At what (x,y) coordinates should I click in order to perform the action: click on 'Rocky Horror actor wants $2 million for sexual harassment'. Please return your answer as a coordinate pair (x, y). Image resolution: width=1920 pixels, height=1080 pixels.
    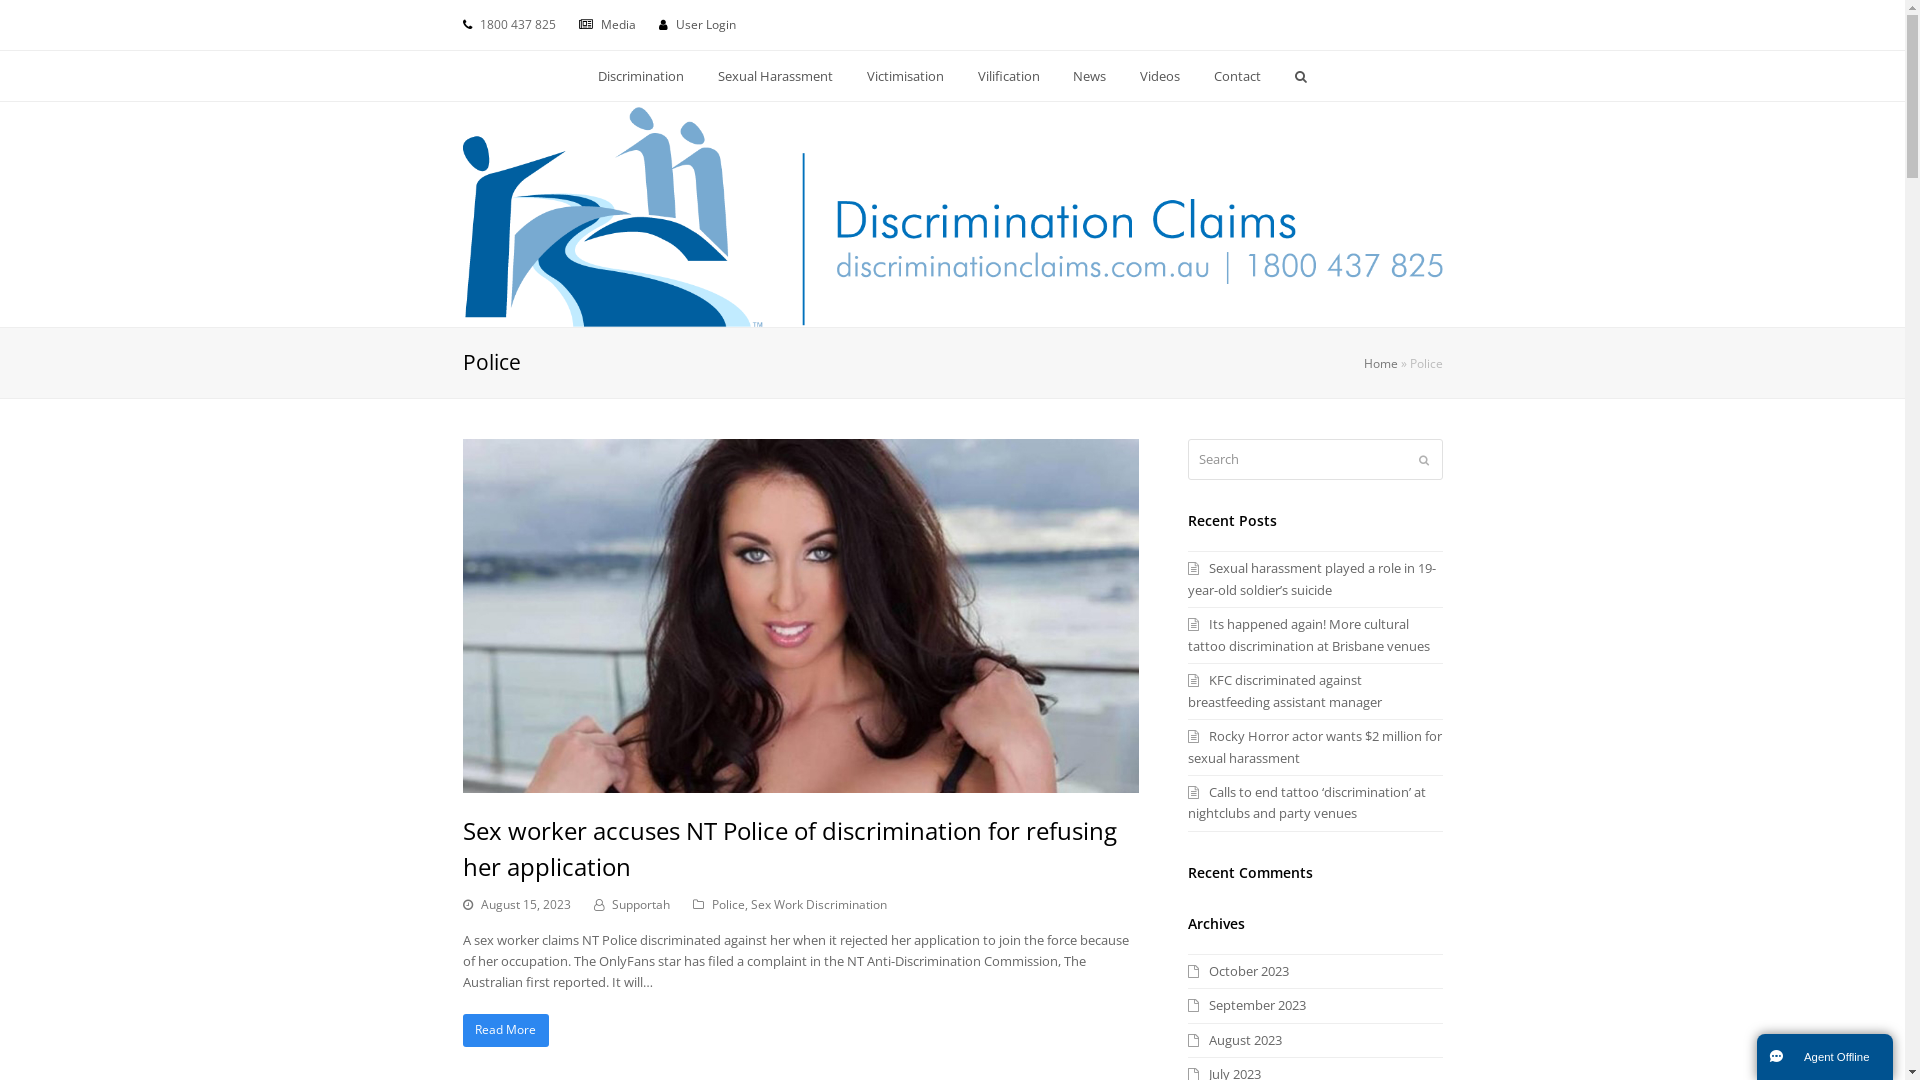
    Looking at the image, I should click on (1315, 746).